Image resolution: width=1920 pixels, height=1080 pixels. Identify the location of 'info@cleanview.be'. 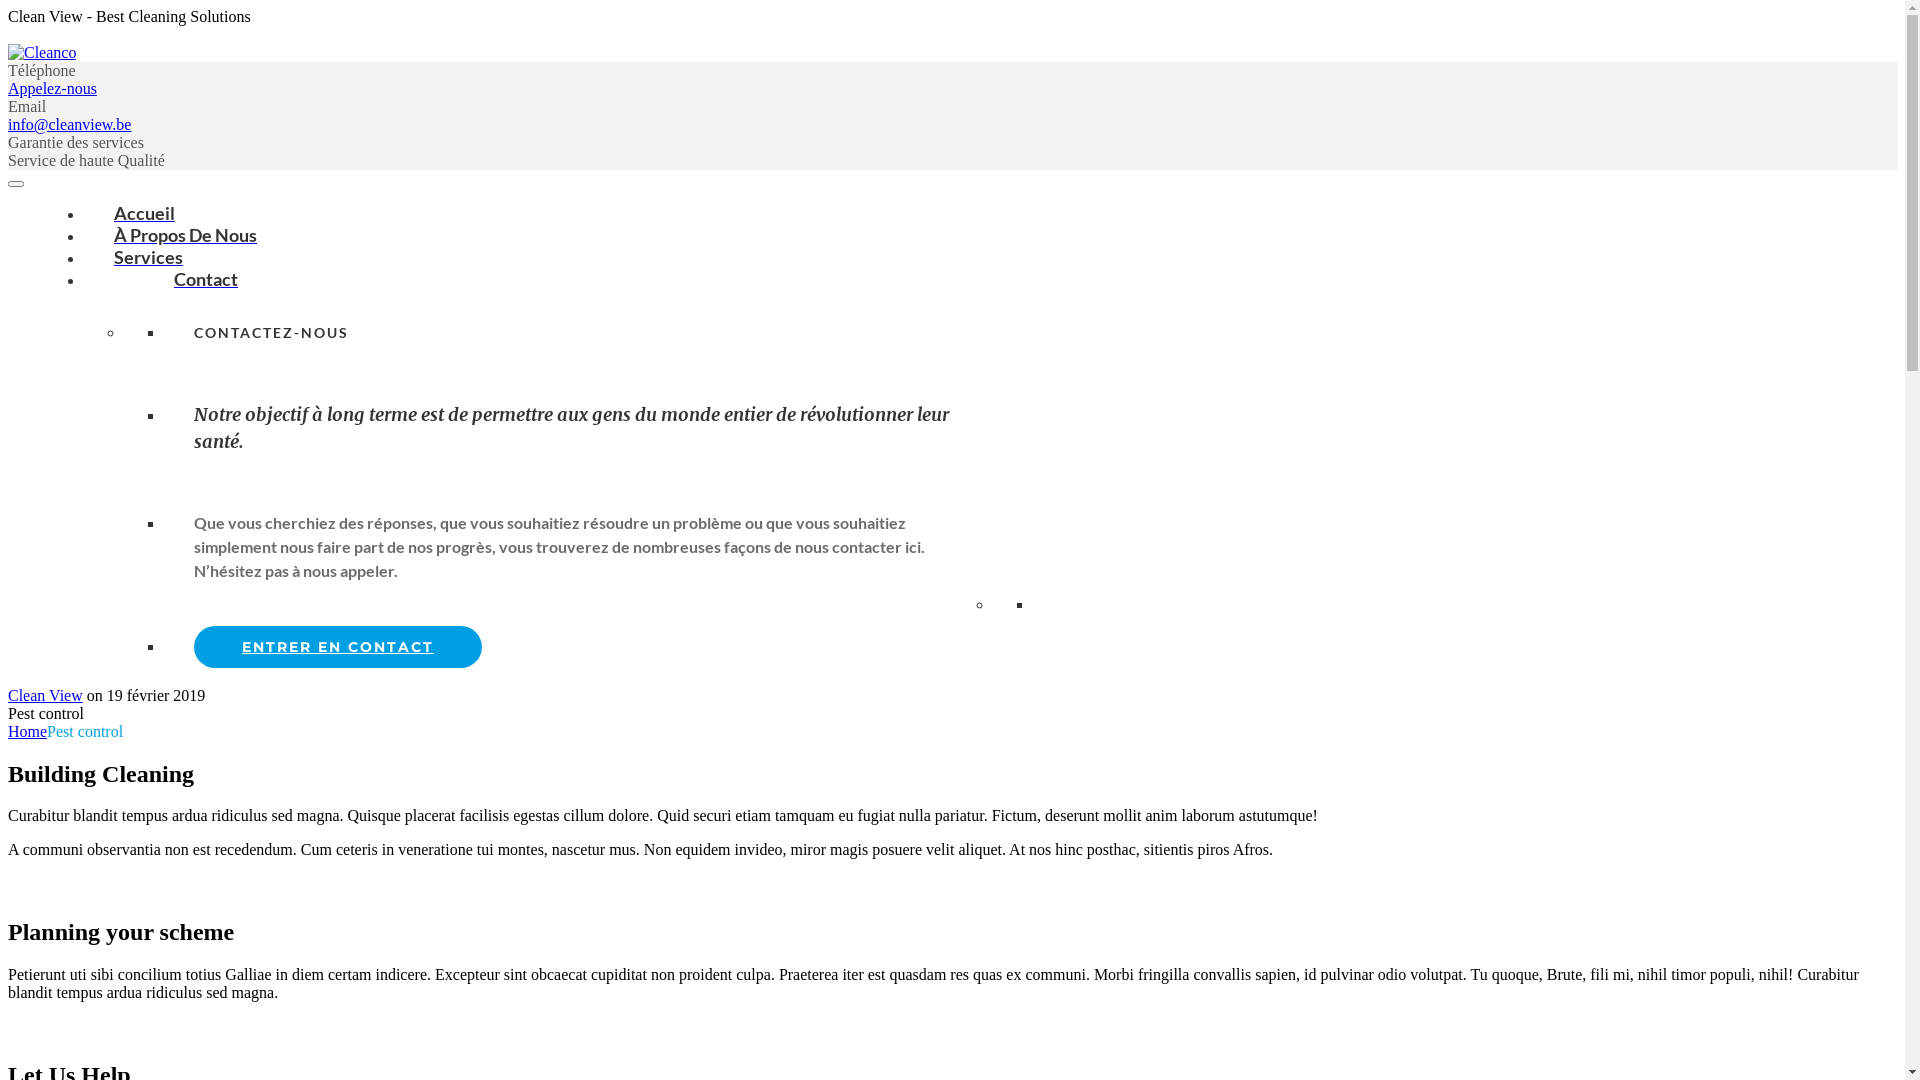
(69, 124).